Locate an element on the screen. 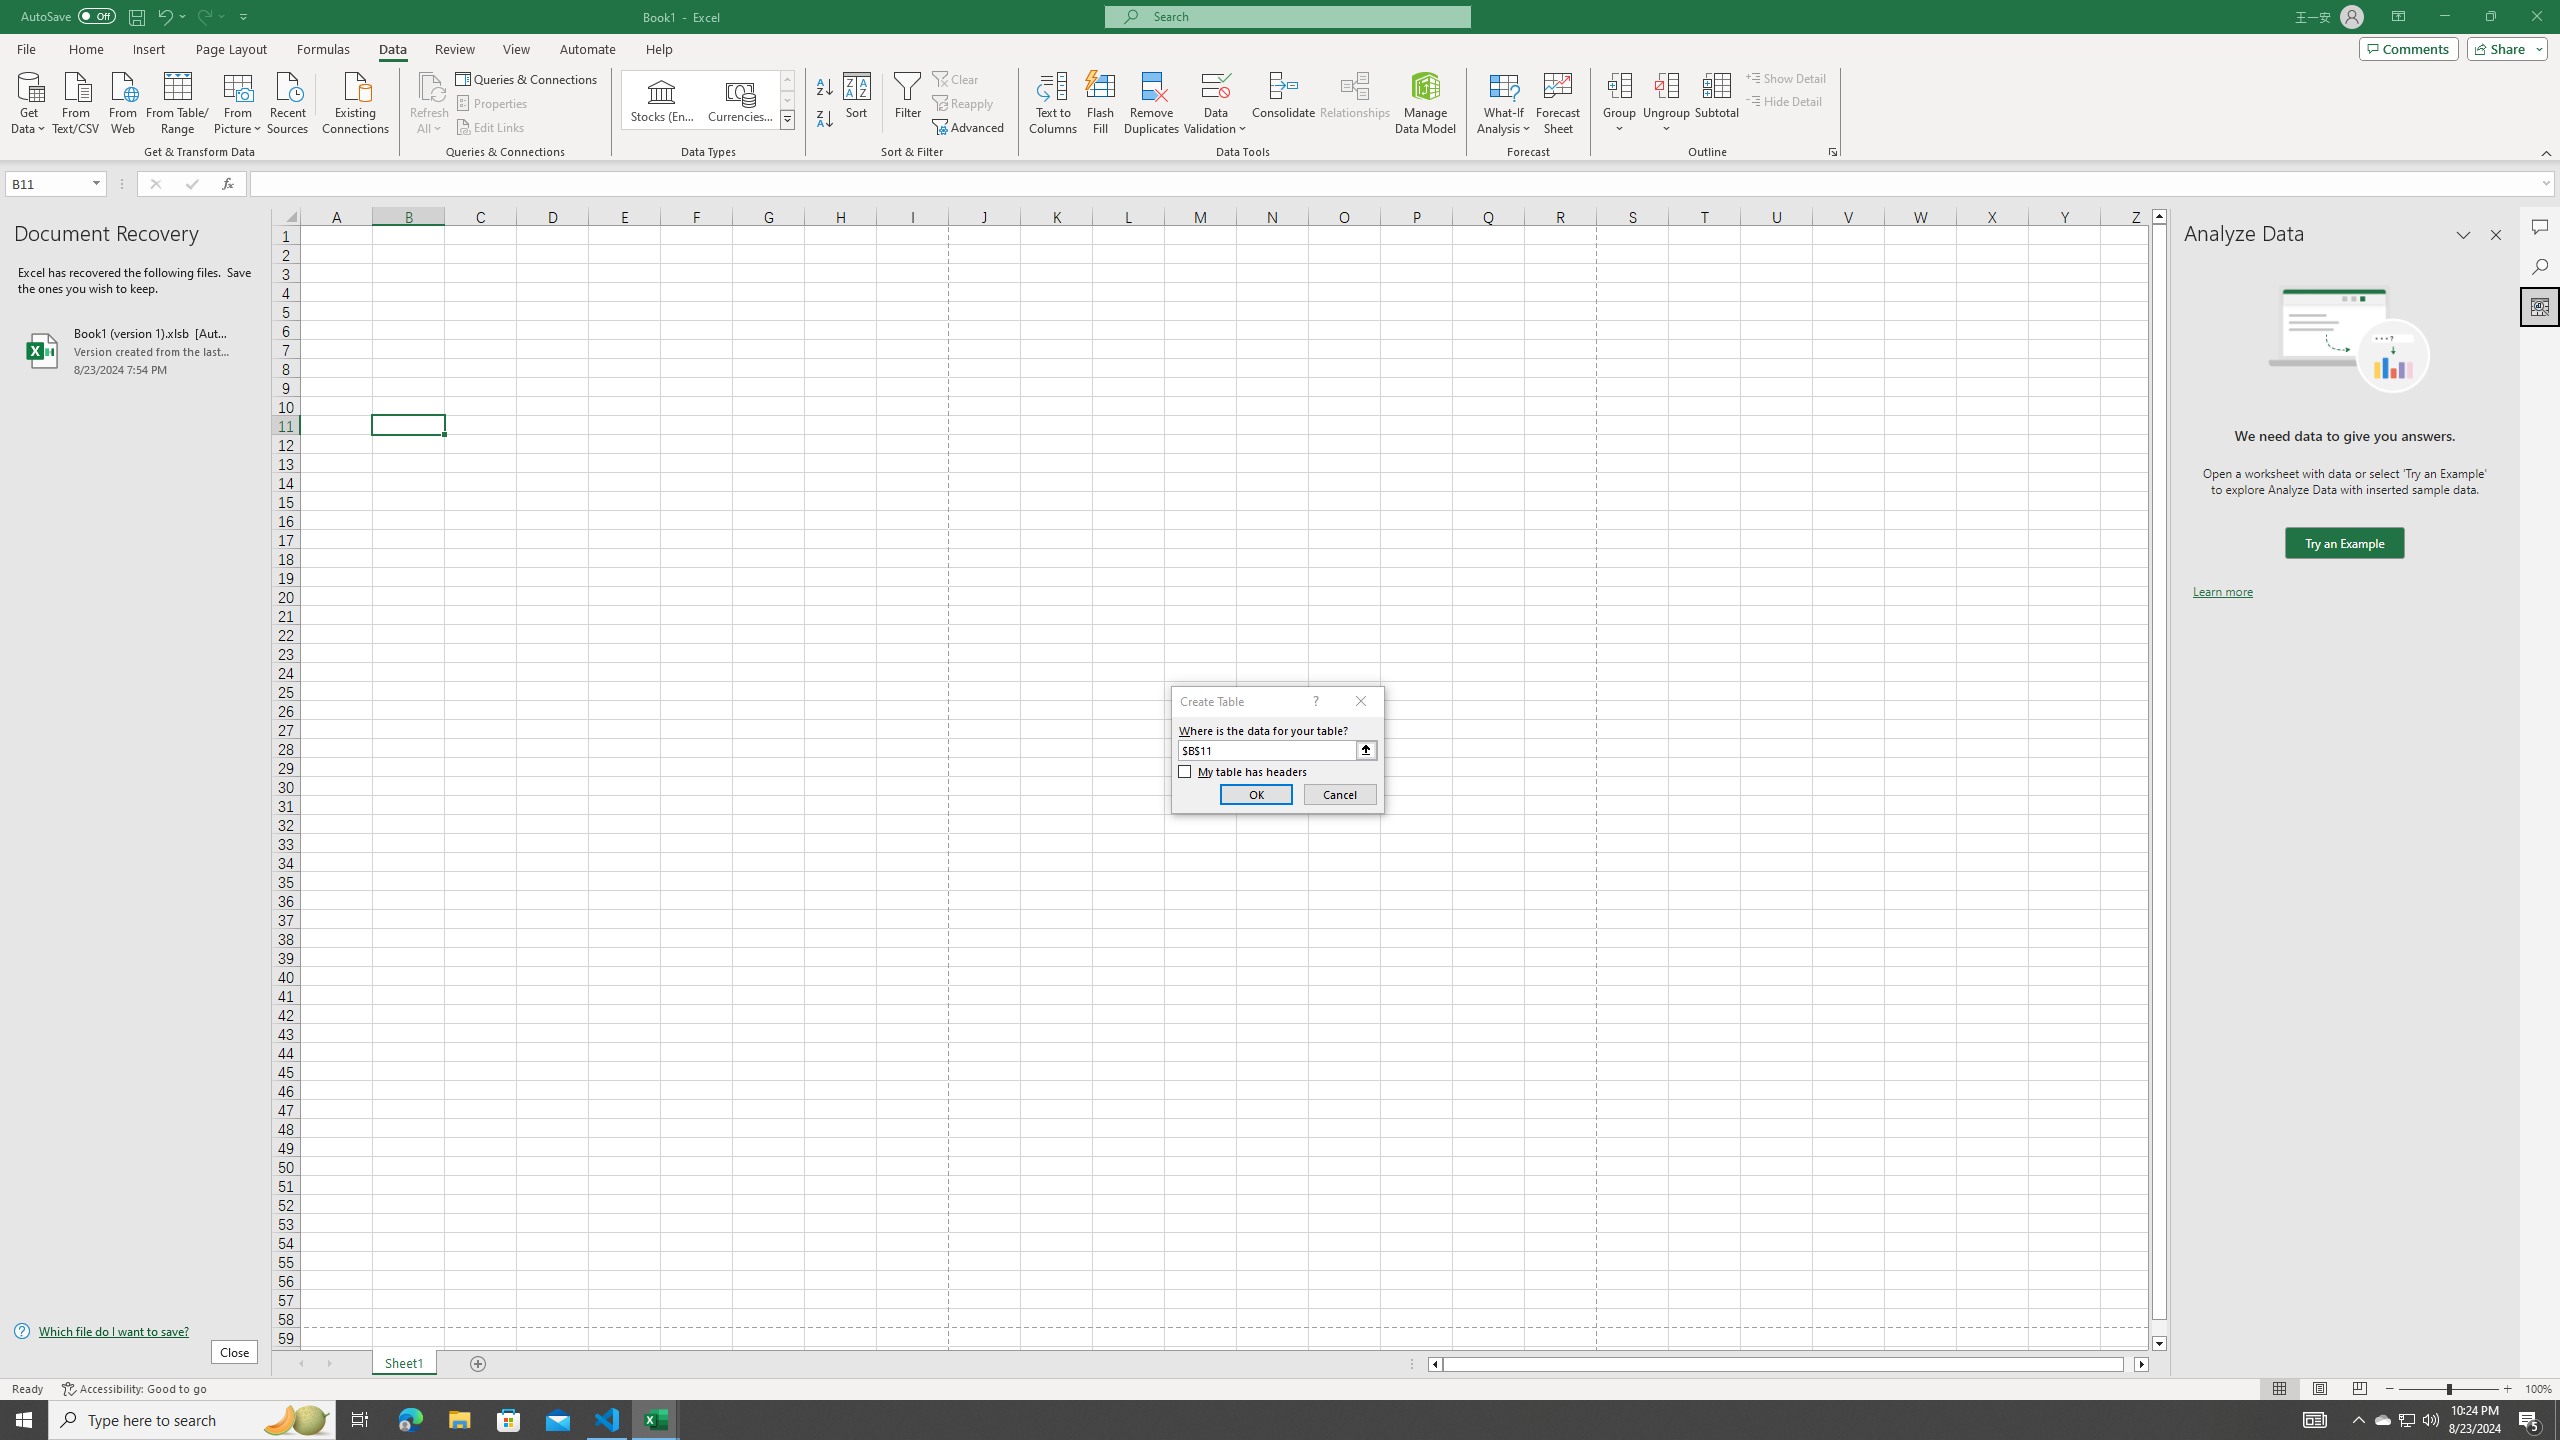  'Consolidate...' is located at coordinates (1283, 103).